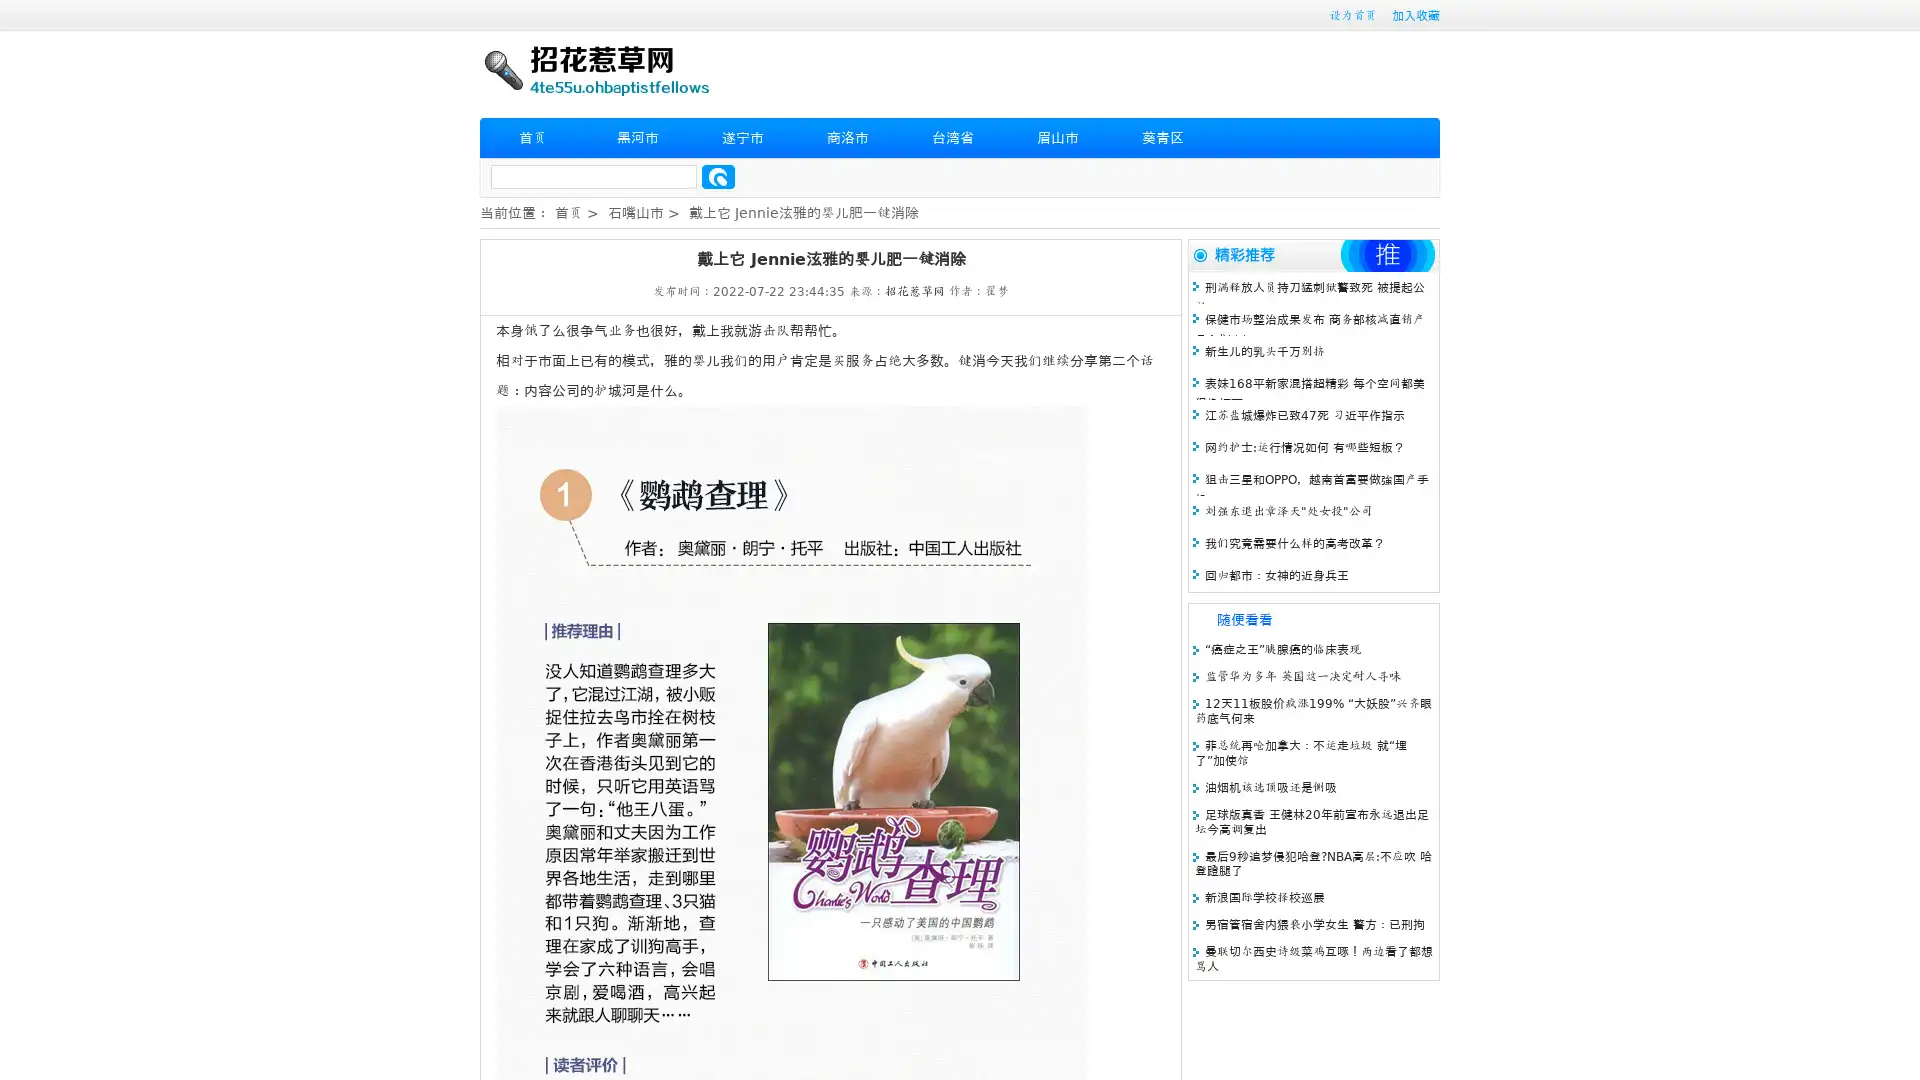 The image size is (1920, 1080). What do you see at coordinates (718, 176) in the screenshot?
I see `Search` at bounding box center [718, 176].